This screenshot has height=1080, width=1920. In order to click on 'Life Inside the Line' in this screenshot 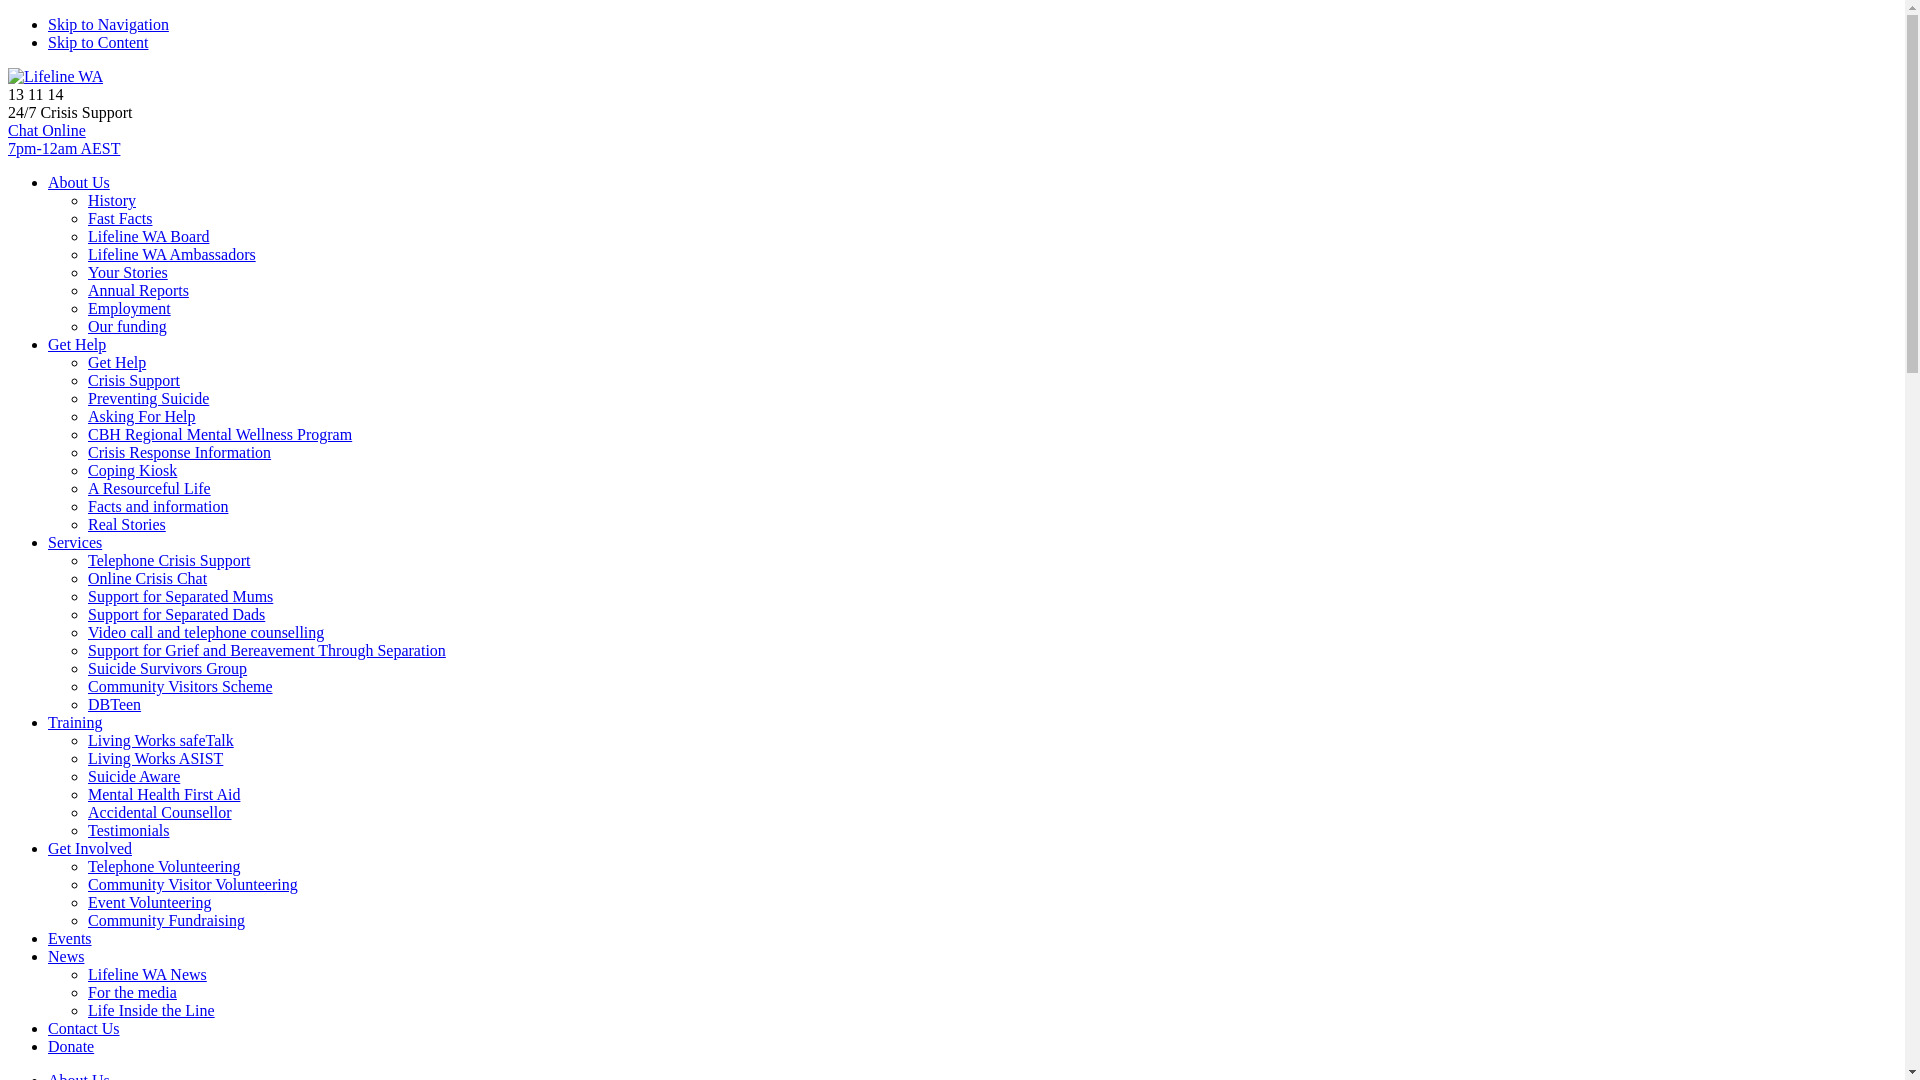, I will do `click(150, 1010)`.